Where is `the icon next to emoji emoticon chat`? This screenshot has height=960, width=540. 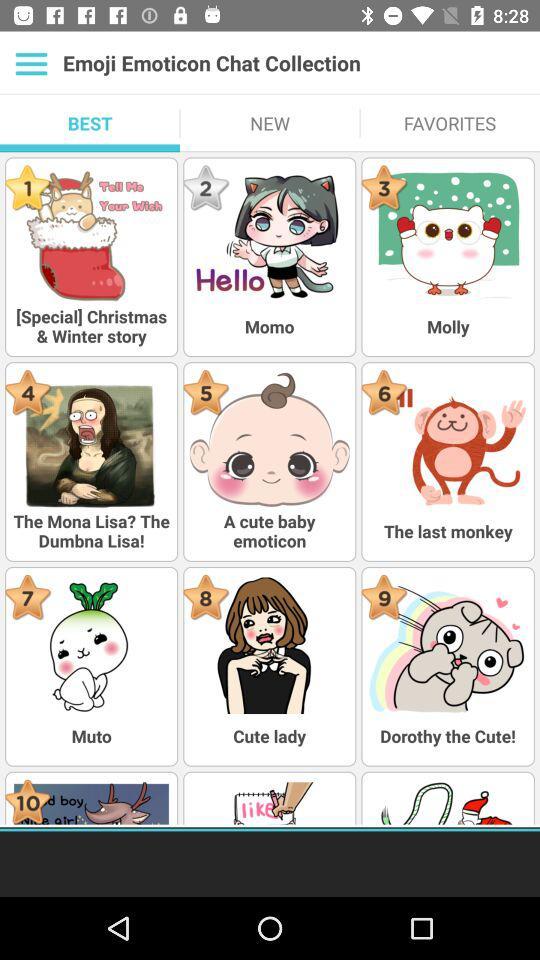
the icon next to emoji emoticon chat is located at coordinates (30, 63).